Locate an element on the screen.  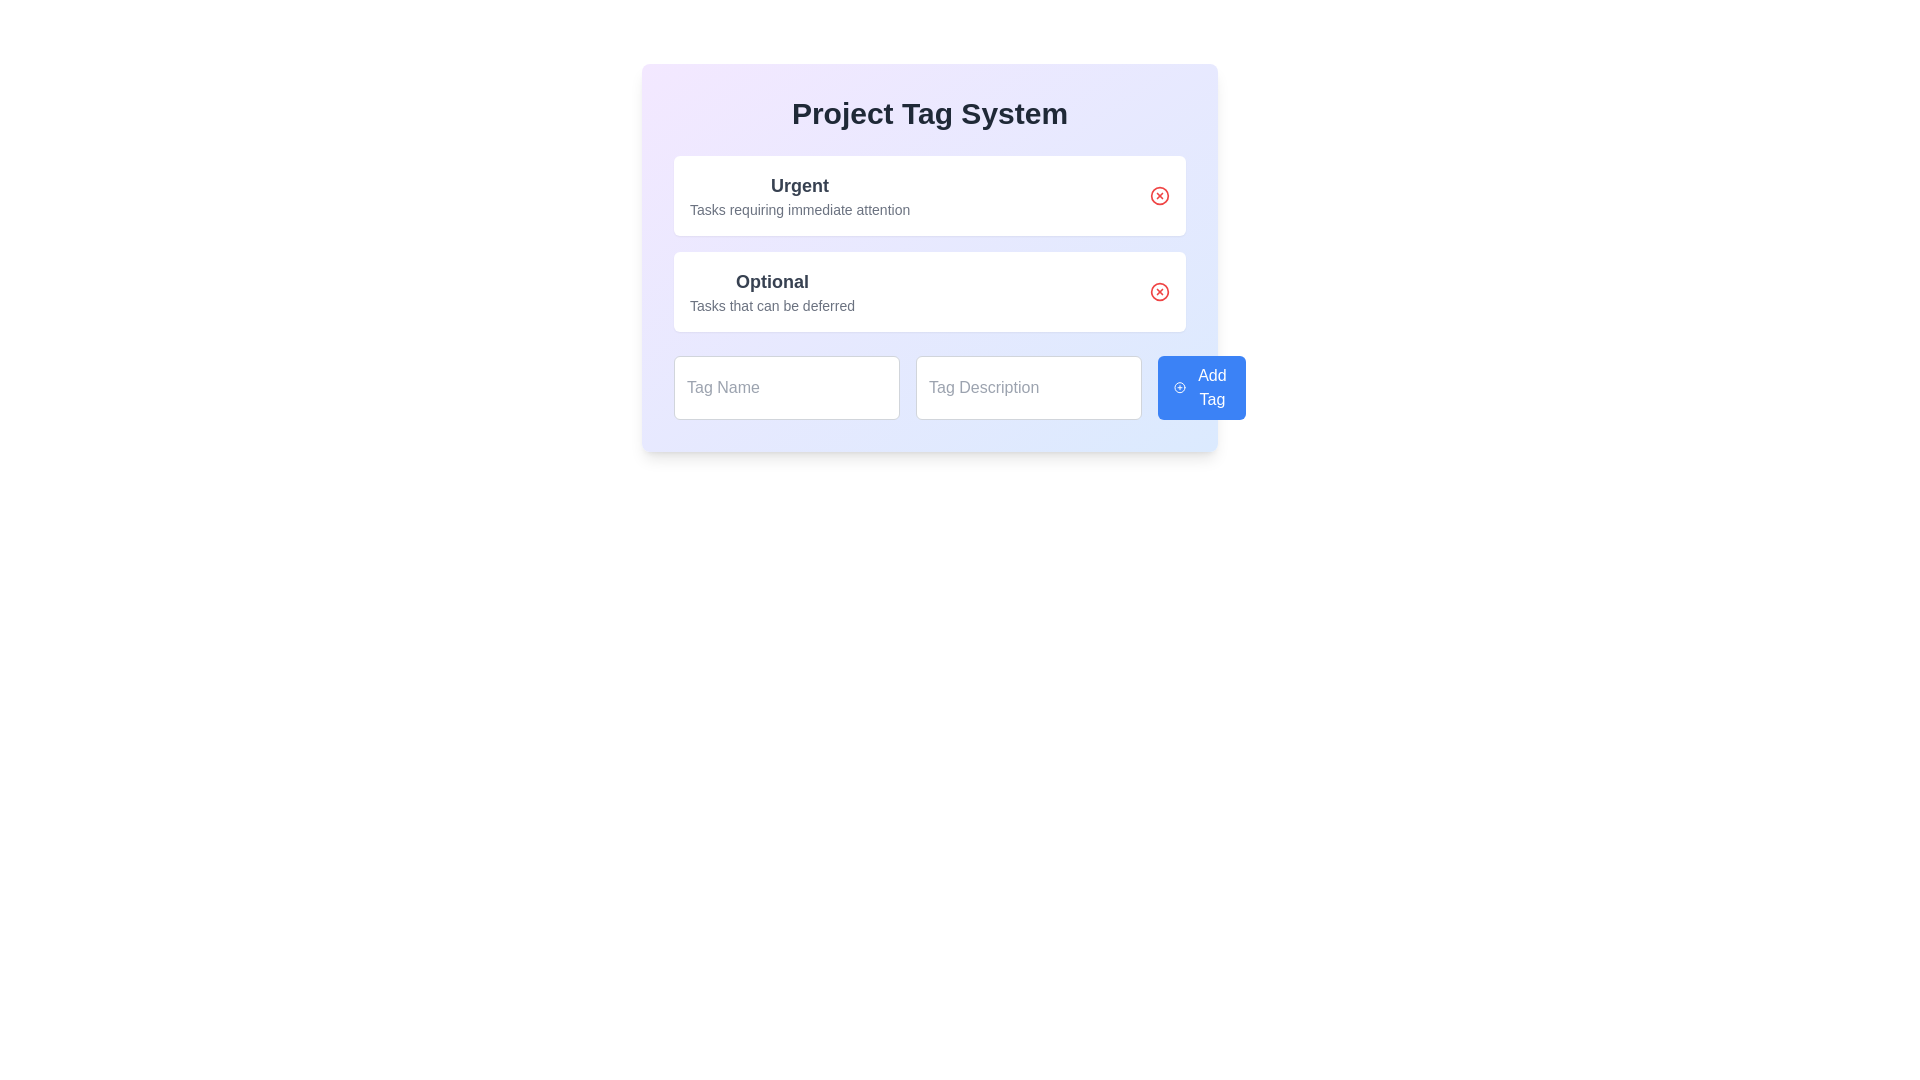
the button located on the far right end of the first row labeled 'Urgent', which is adjacent to the text content 'Tasks requiring immediate attention' is located at coordinates (1160, 196).